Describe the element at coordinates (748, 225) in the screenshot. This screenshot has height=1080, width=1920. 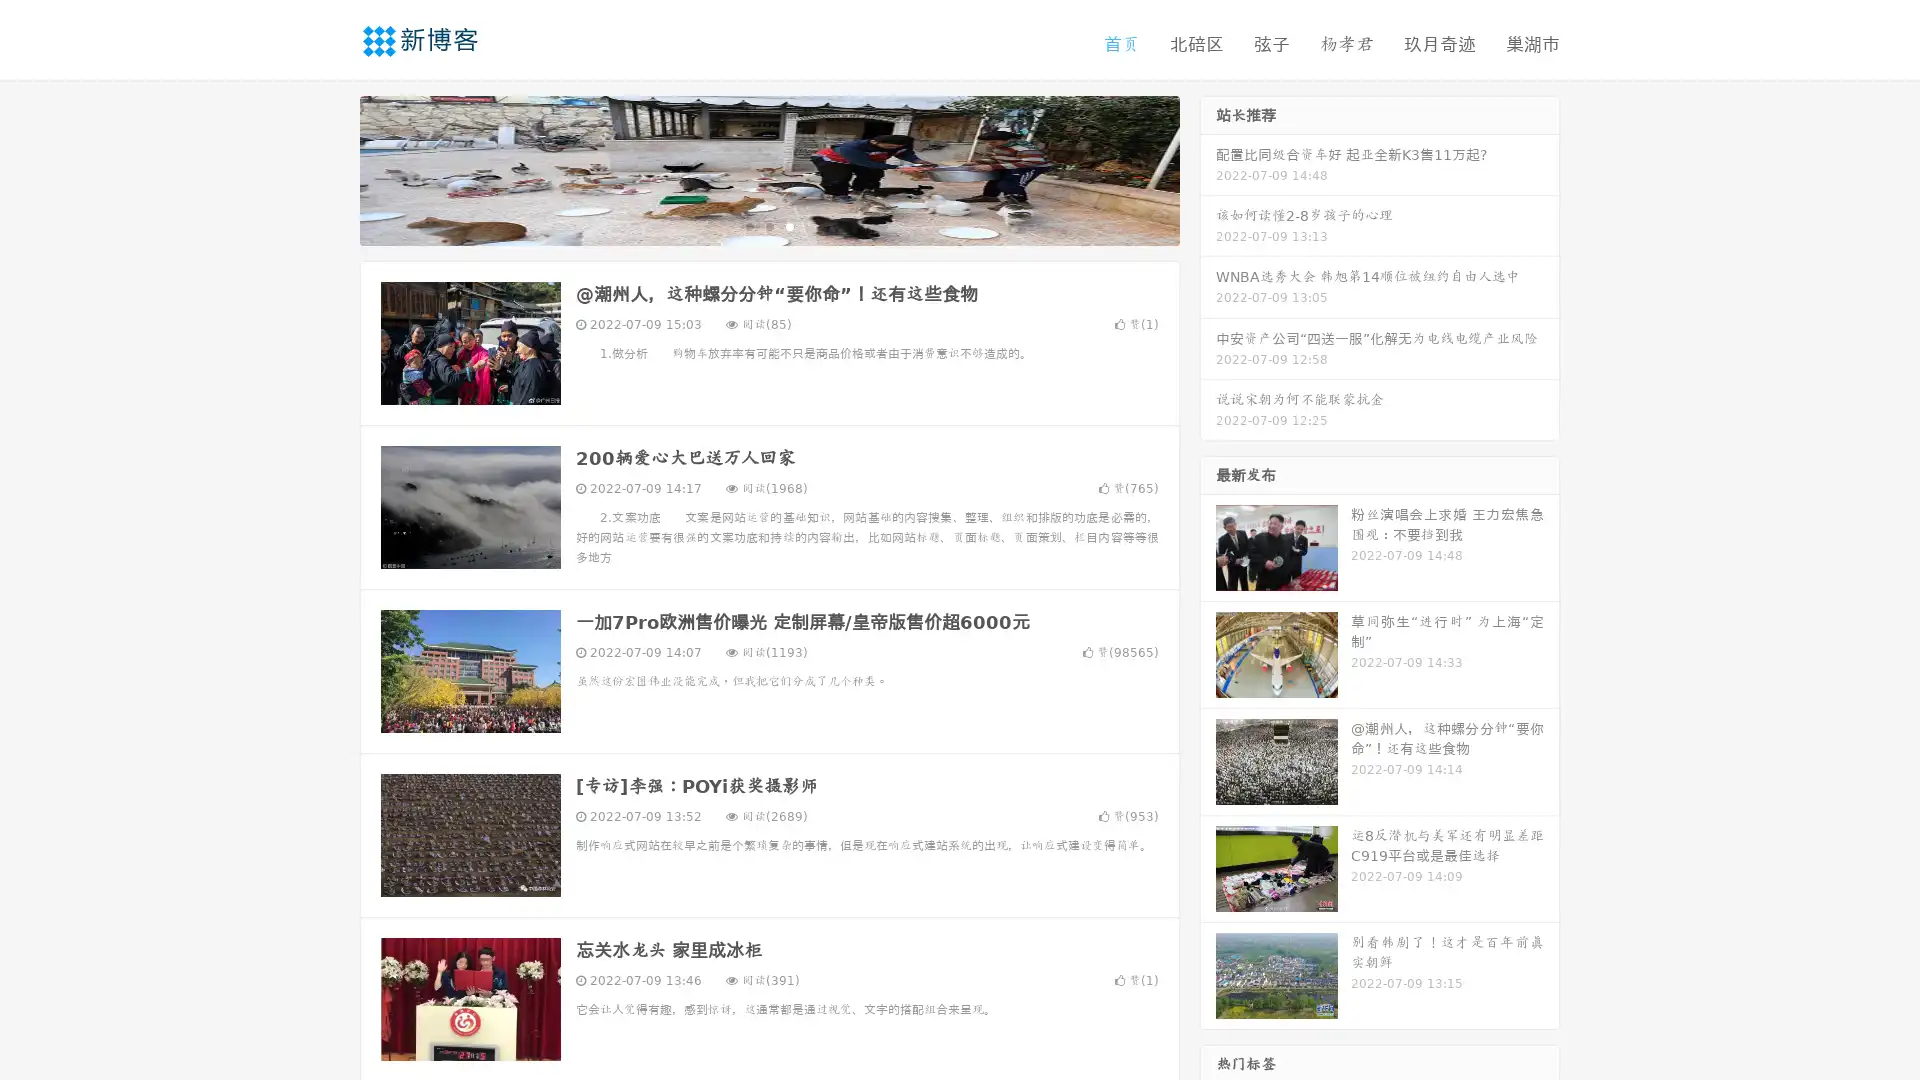
I see `Go to slide 1` at that location.